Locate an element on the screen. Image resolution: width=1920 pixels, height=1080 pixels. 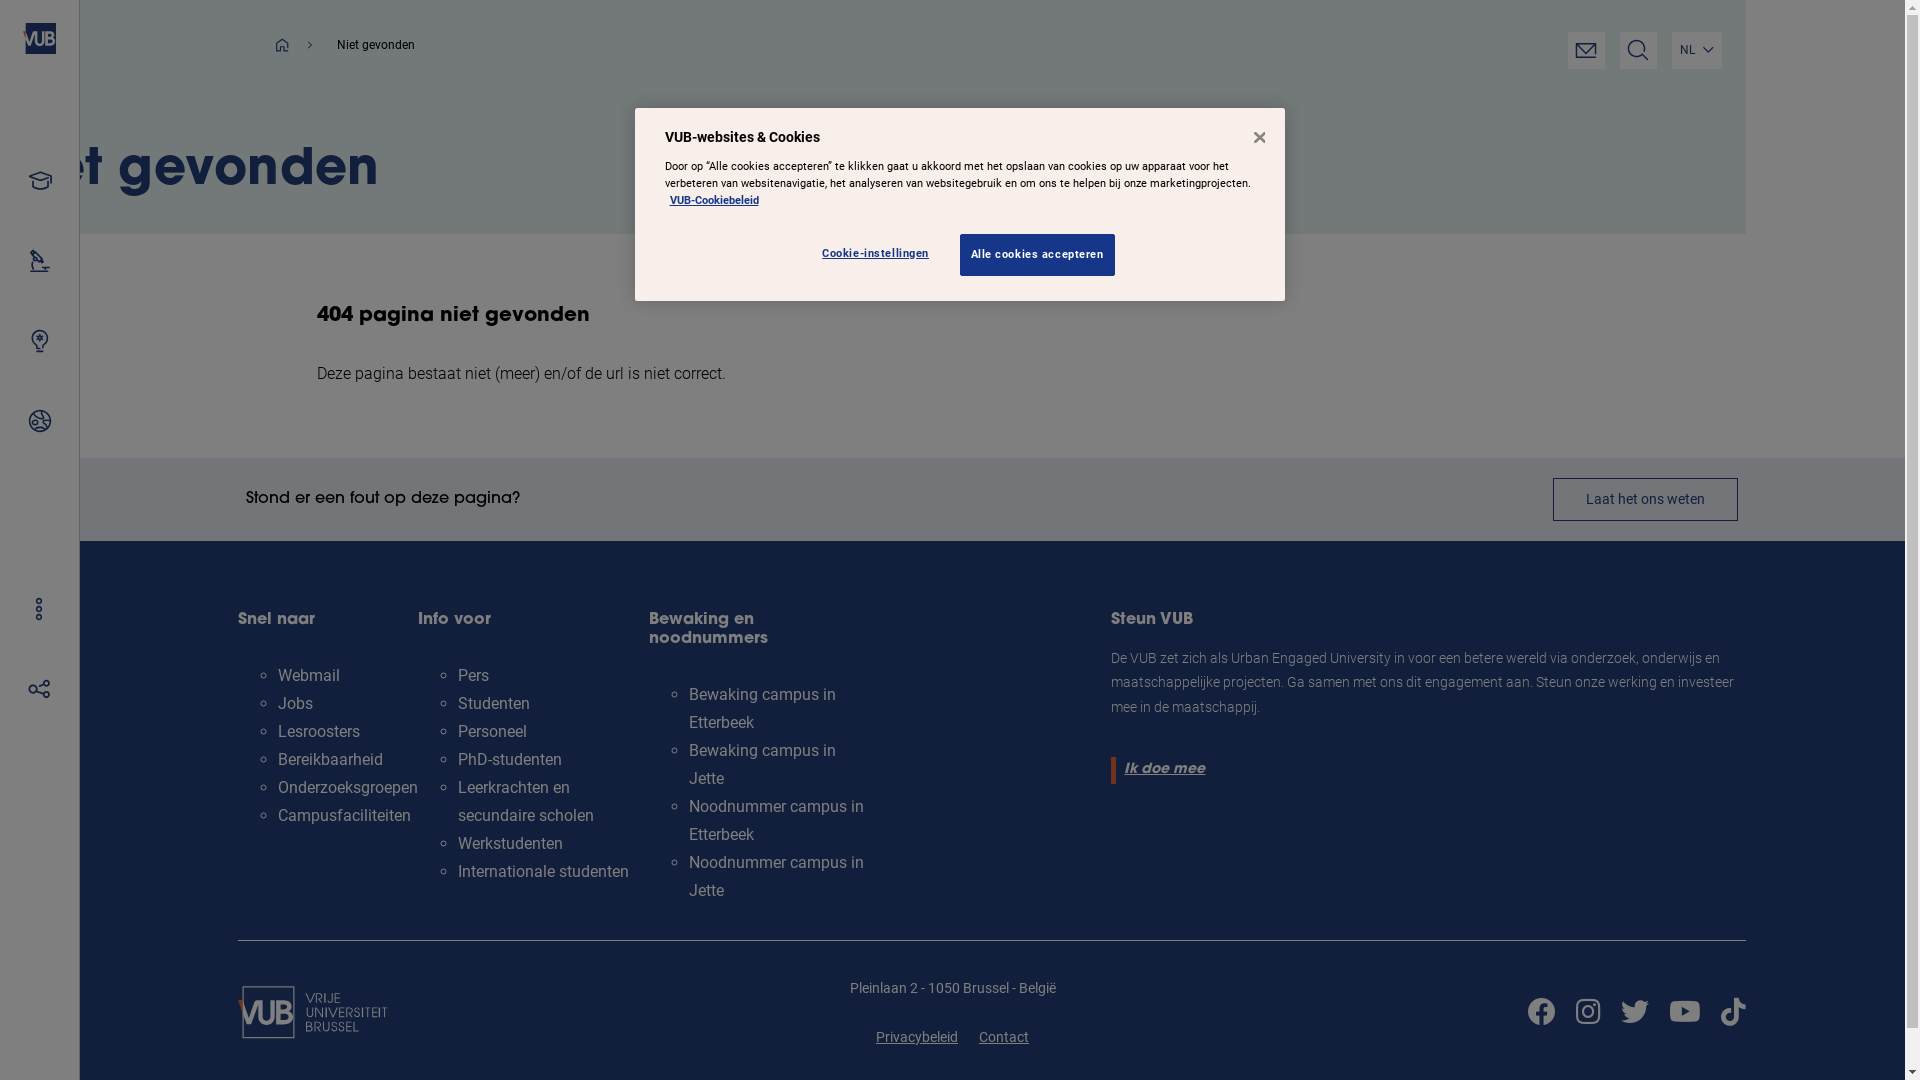
'Contact' is located at coordinates (1003, 1036).